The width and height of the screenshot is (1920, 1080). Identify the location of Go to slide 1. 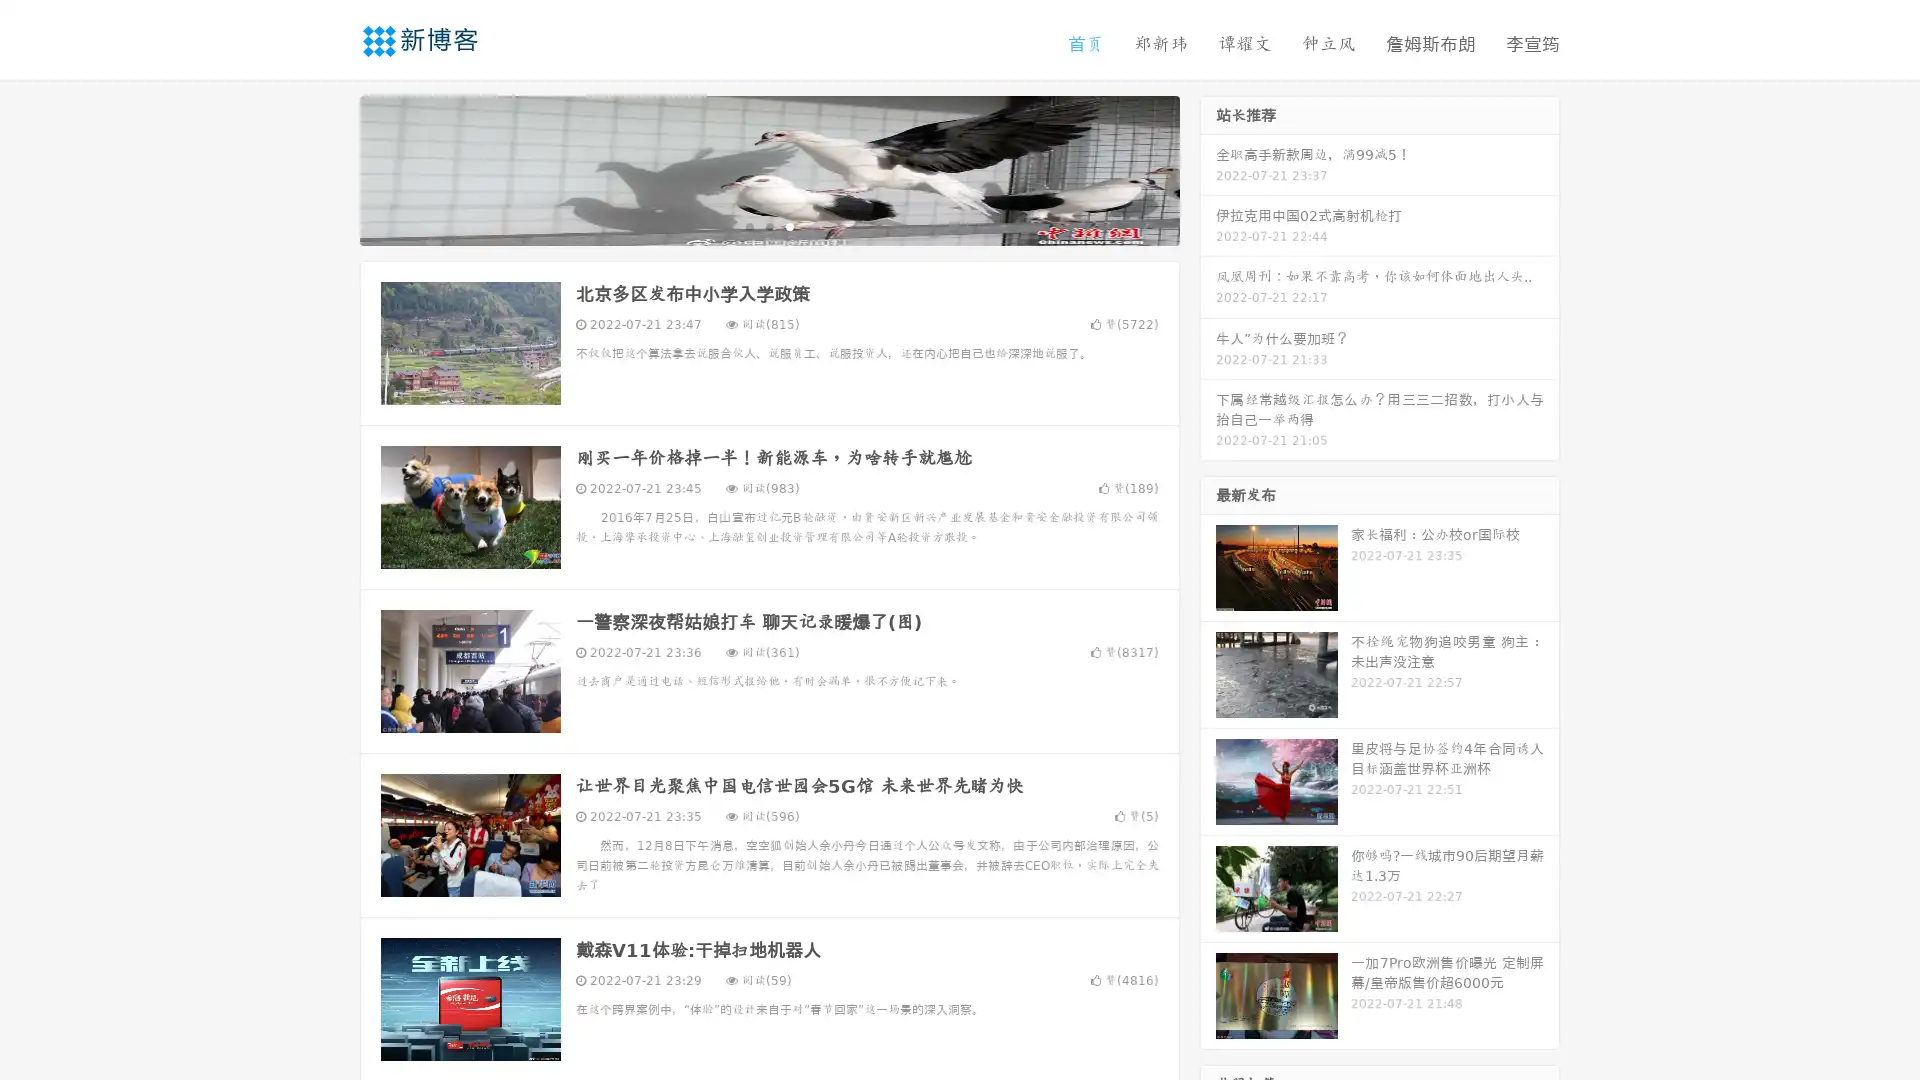
(748, 225).